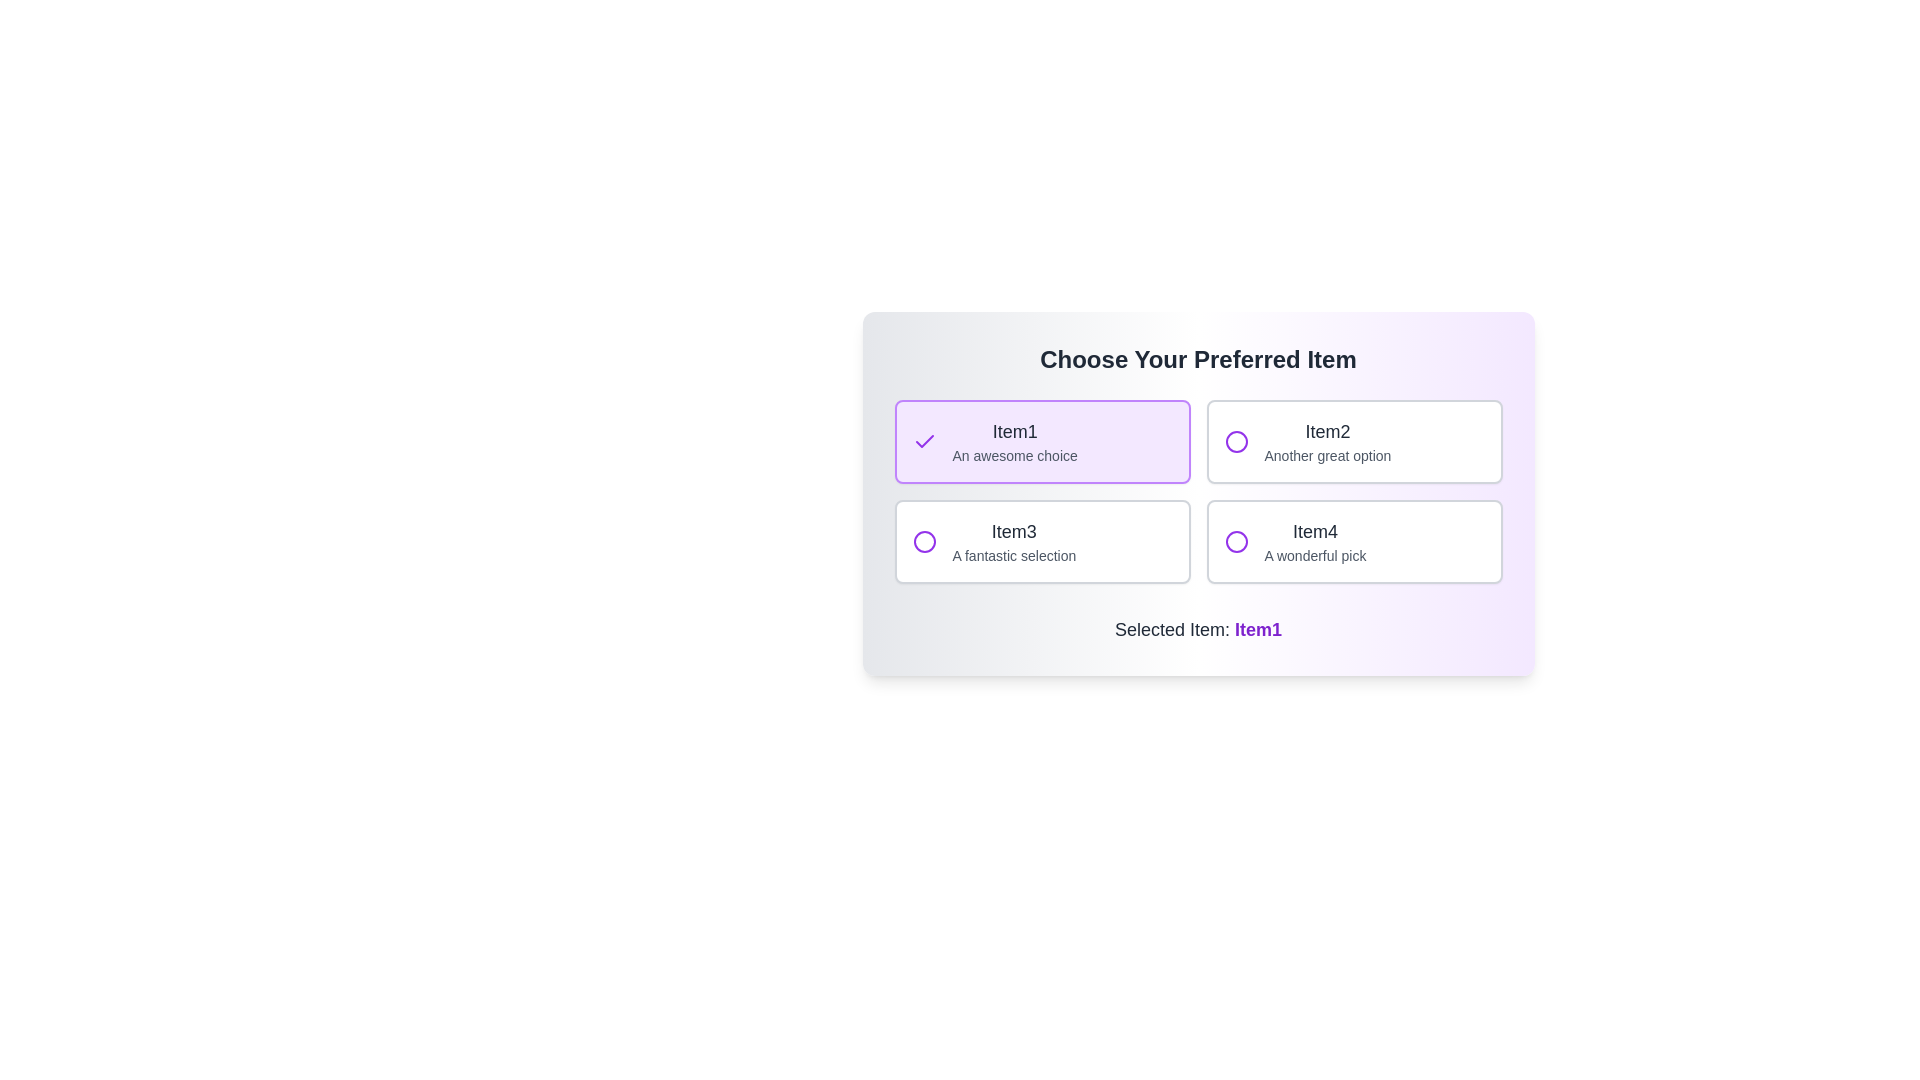  What do you see at coordinates (1014, 531) in the screenshot?
I see `the text label that serves as the title for the third item in a selection group, which is positioned above the subtitle 'A fantastic selection' in the bottom-left quadrant of the grid layout` at bounding box center [1014, 531].